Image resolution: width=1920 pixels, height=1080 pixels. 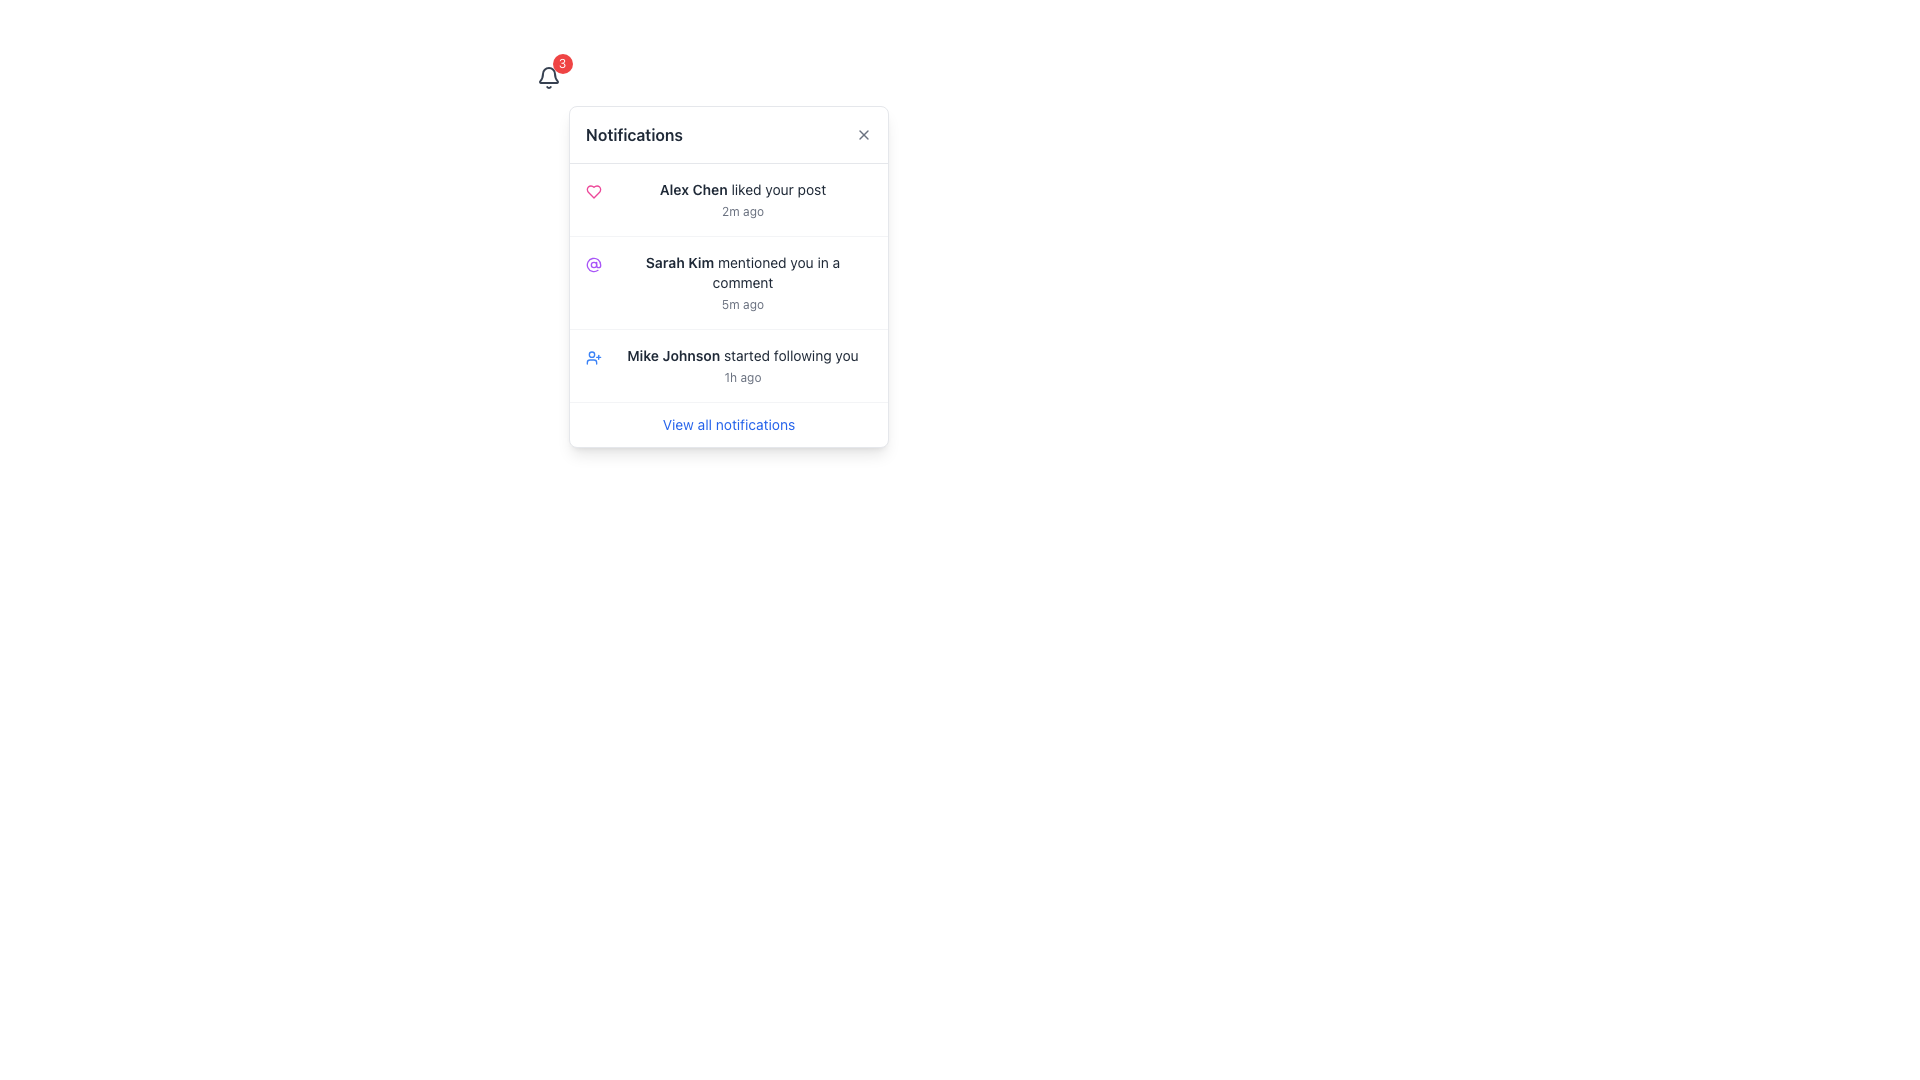 I want to click on the notification icon indicating a mention from Sarah Kim, which is the second notification in the list, so click(x=593, y=264).